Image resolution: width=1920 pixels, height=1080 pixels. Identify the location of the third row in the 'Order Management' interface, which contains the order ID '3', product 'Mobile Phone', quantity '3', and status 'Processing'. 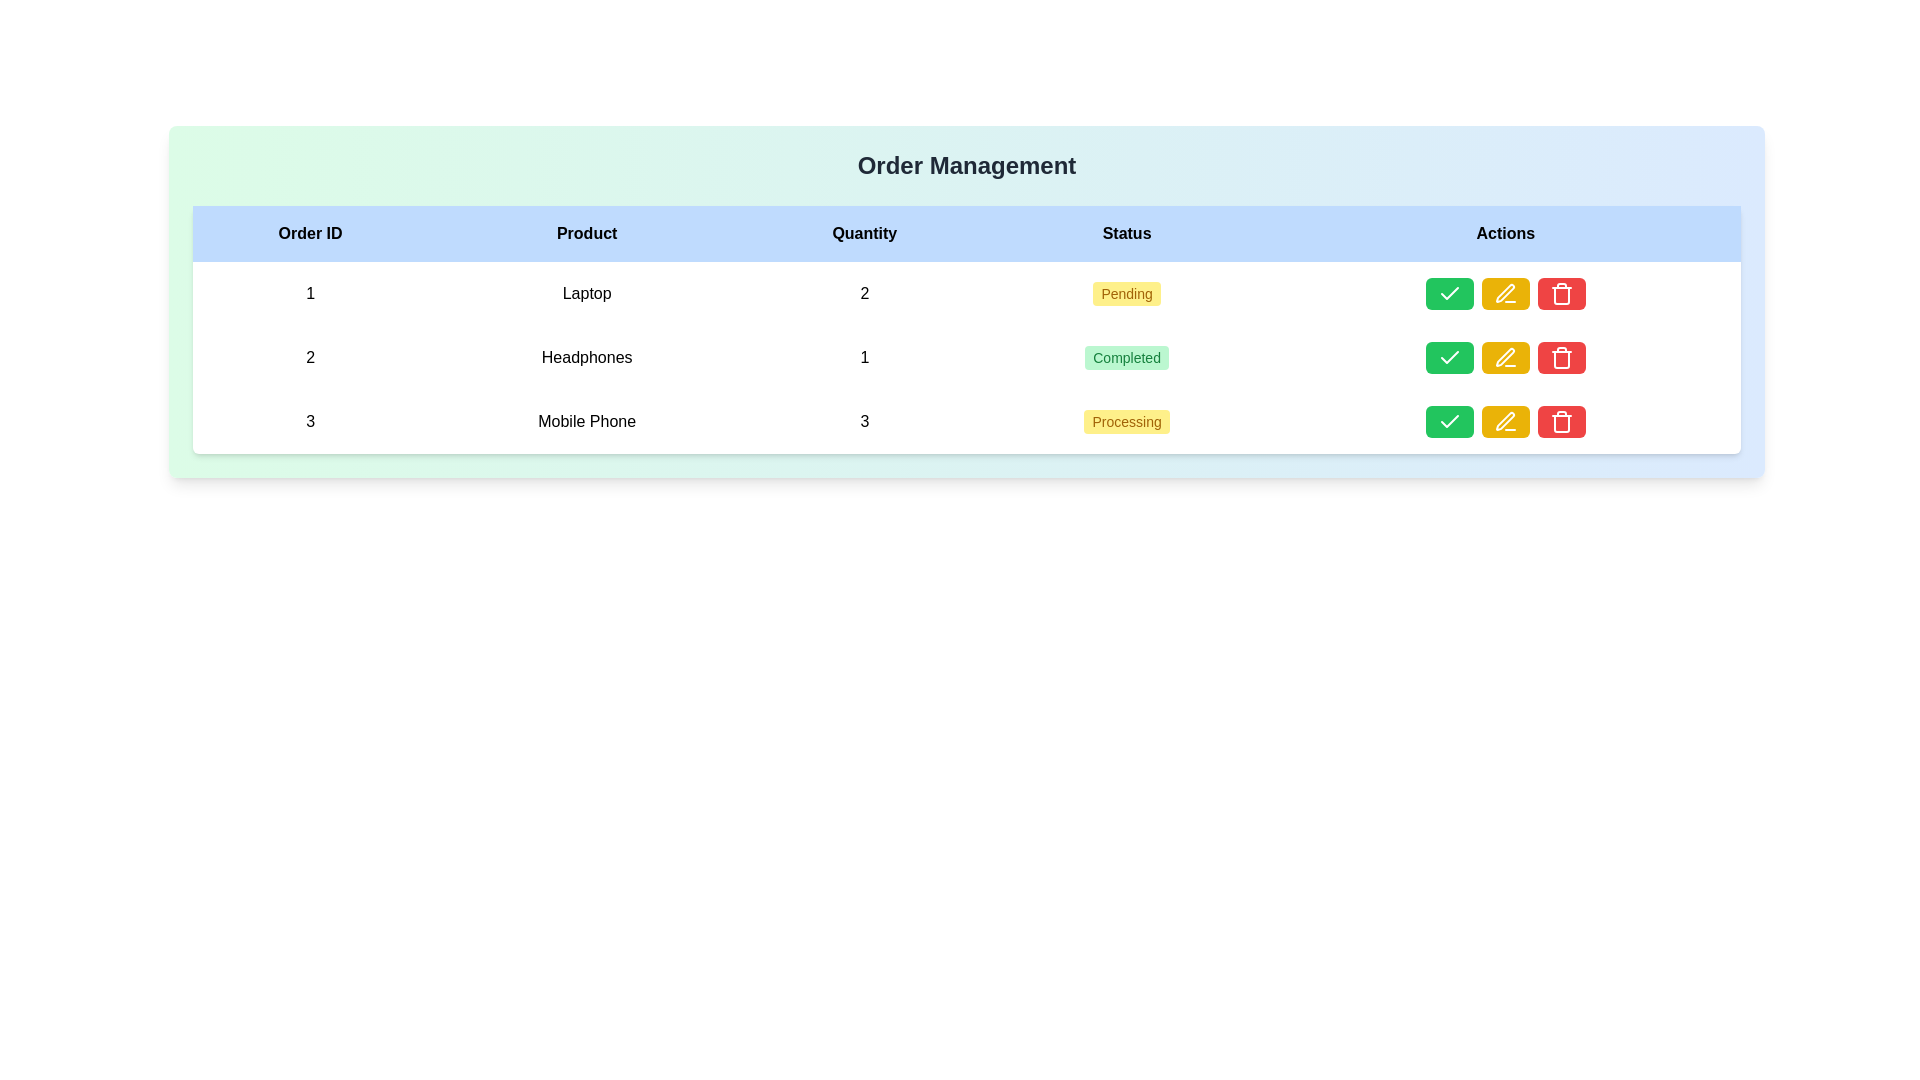
(966, 420).